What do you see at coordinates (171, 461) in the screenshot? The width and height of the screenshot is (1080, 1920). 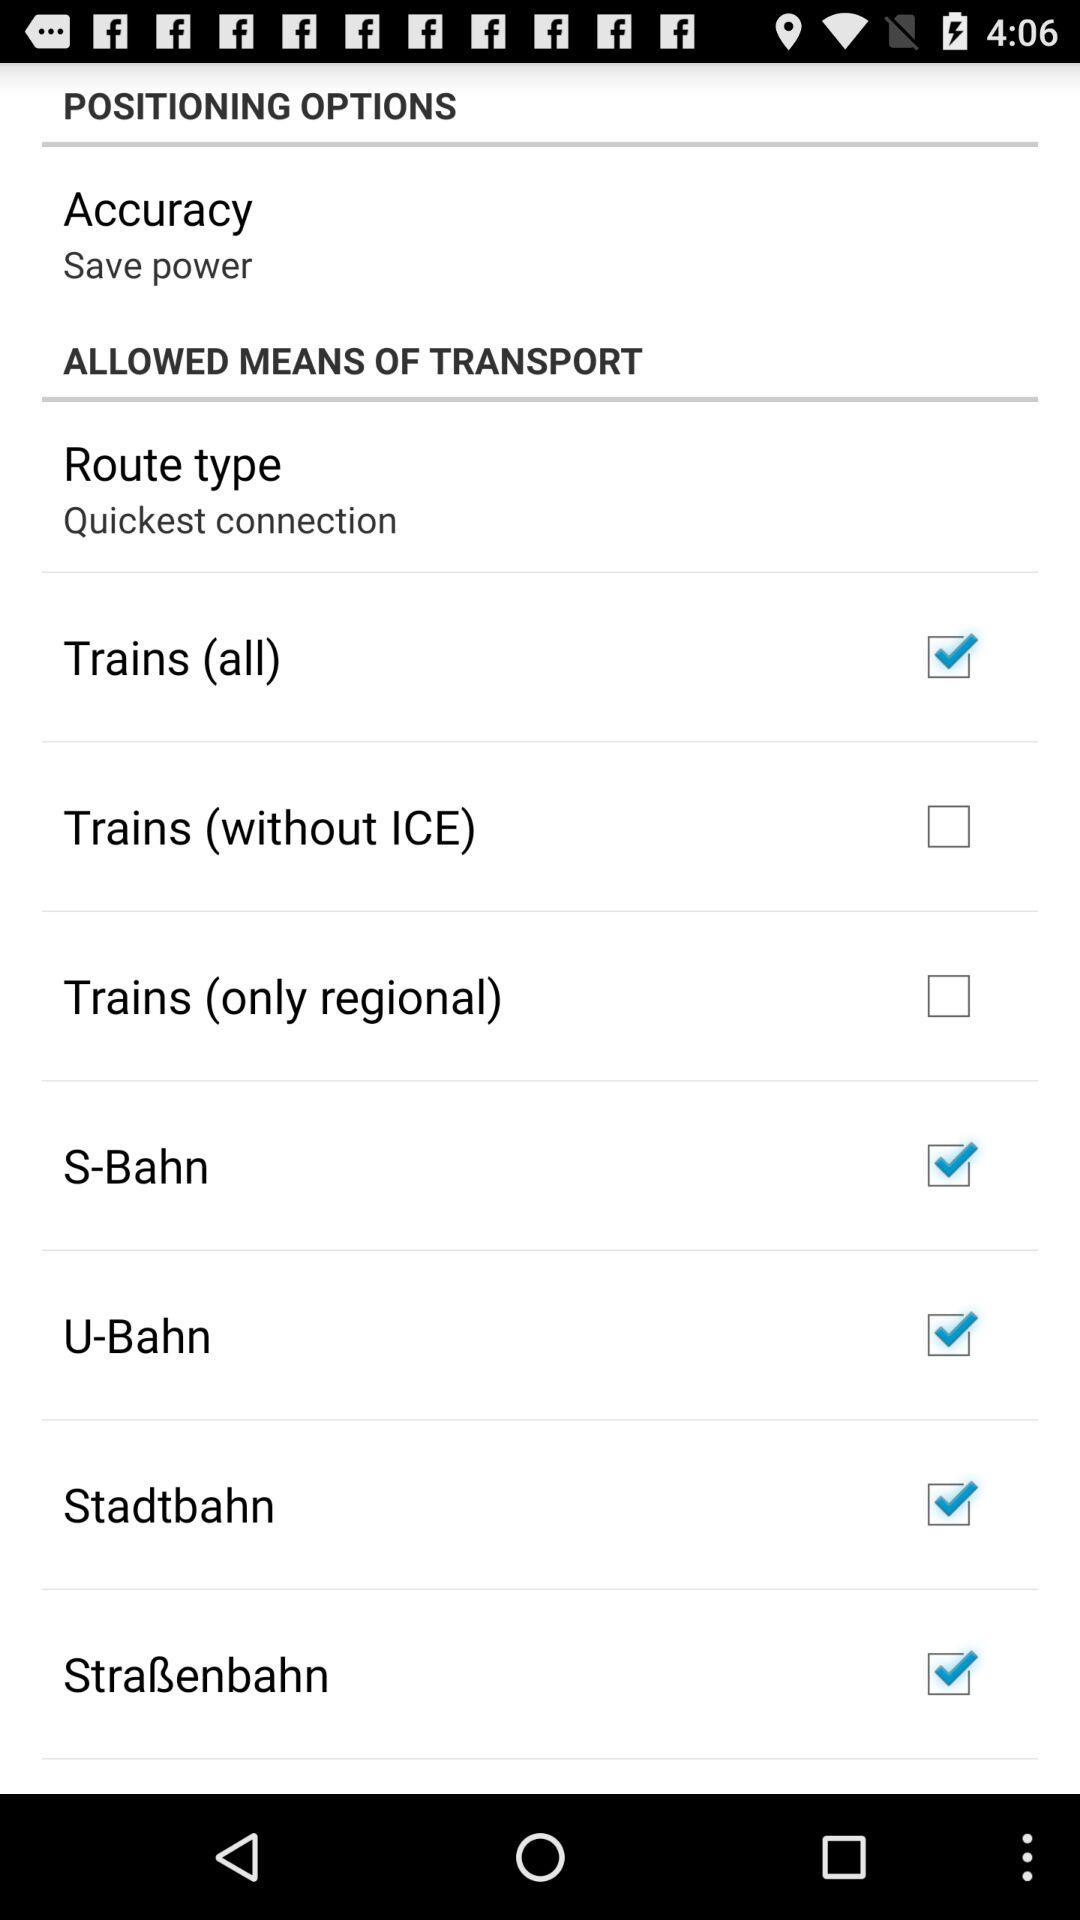 I see `item below allowed means of app` at bounding box center [171, 461].